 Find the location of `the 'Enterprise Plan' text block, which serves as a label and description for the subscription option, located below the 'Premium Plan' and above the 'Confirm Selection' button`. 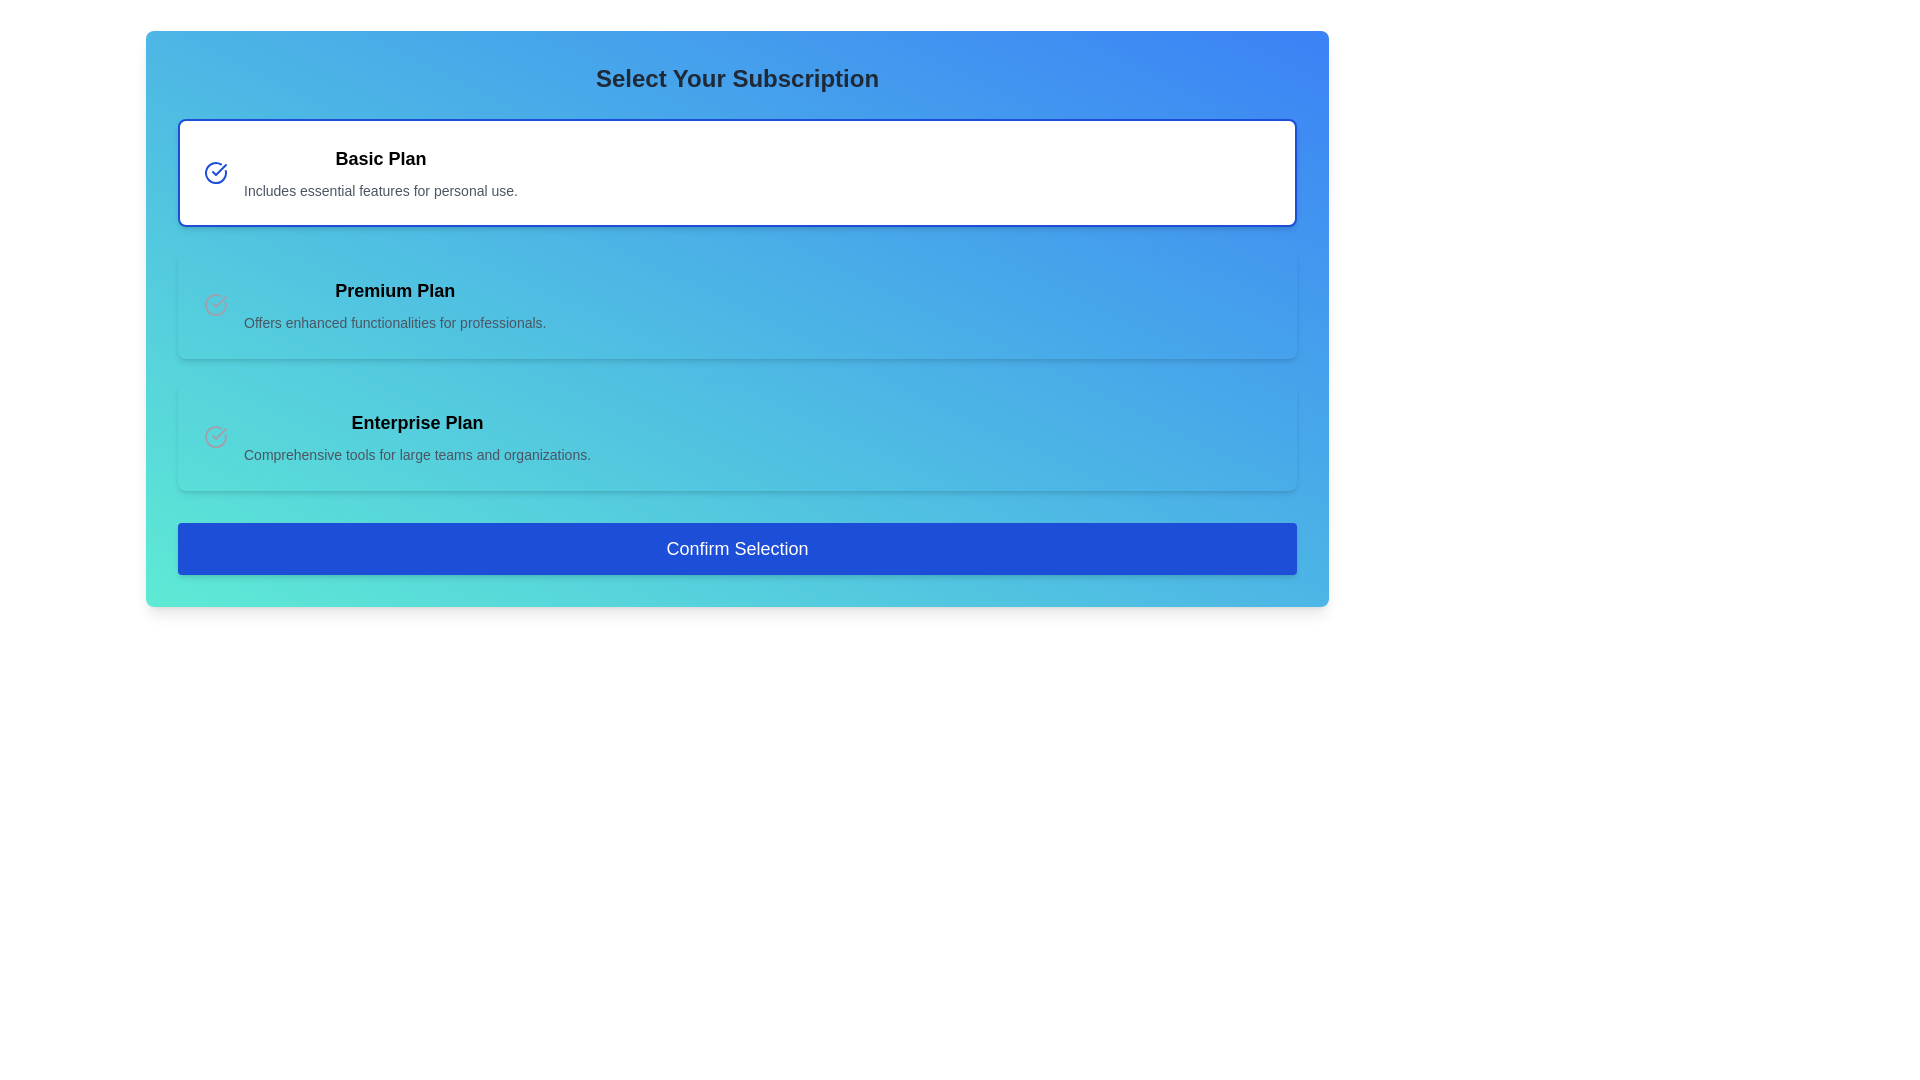

the 'Enterprise Plan' text block, which serves as a label and description for the subscription option, located below the 'Premium Plan' and above the 'Confirm Selection' button is located at coordinates (416, 435).